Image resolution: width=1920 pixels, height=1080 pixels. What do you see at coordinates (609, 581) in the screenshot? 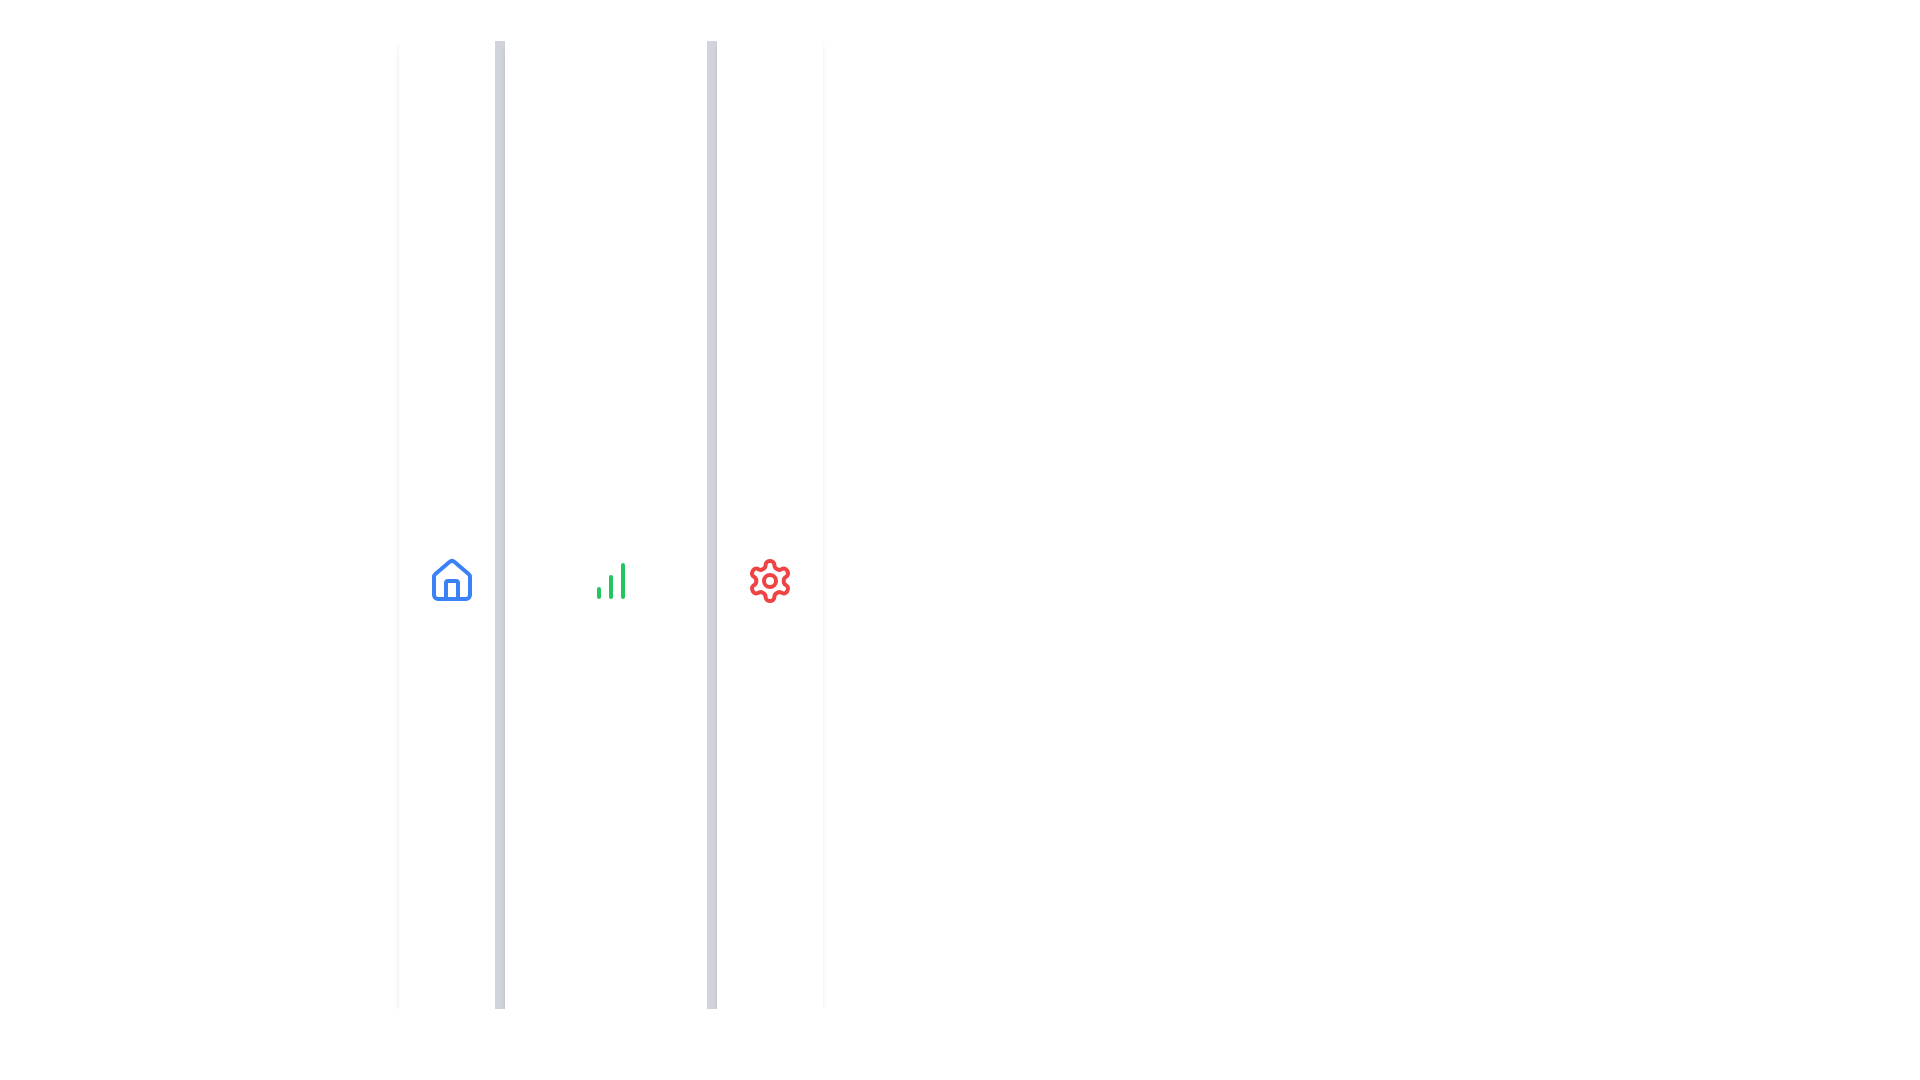
I see `the bar chart icon` at bounding box center [609, 581].